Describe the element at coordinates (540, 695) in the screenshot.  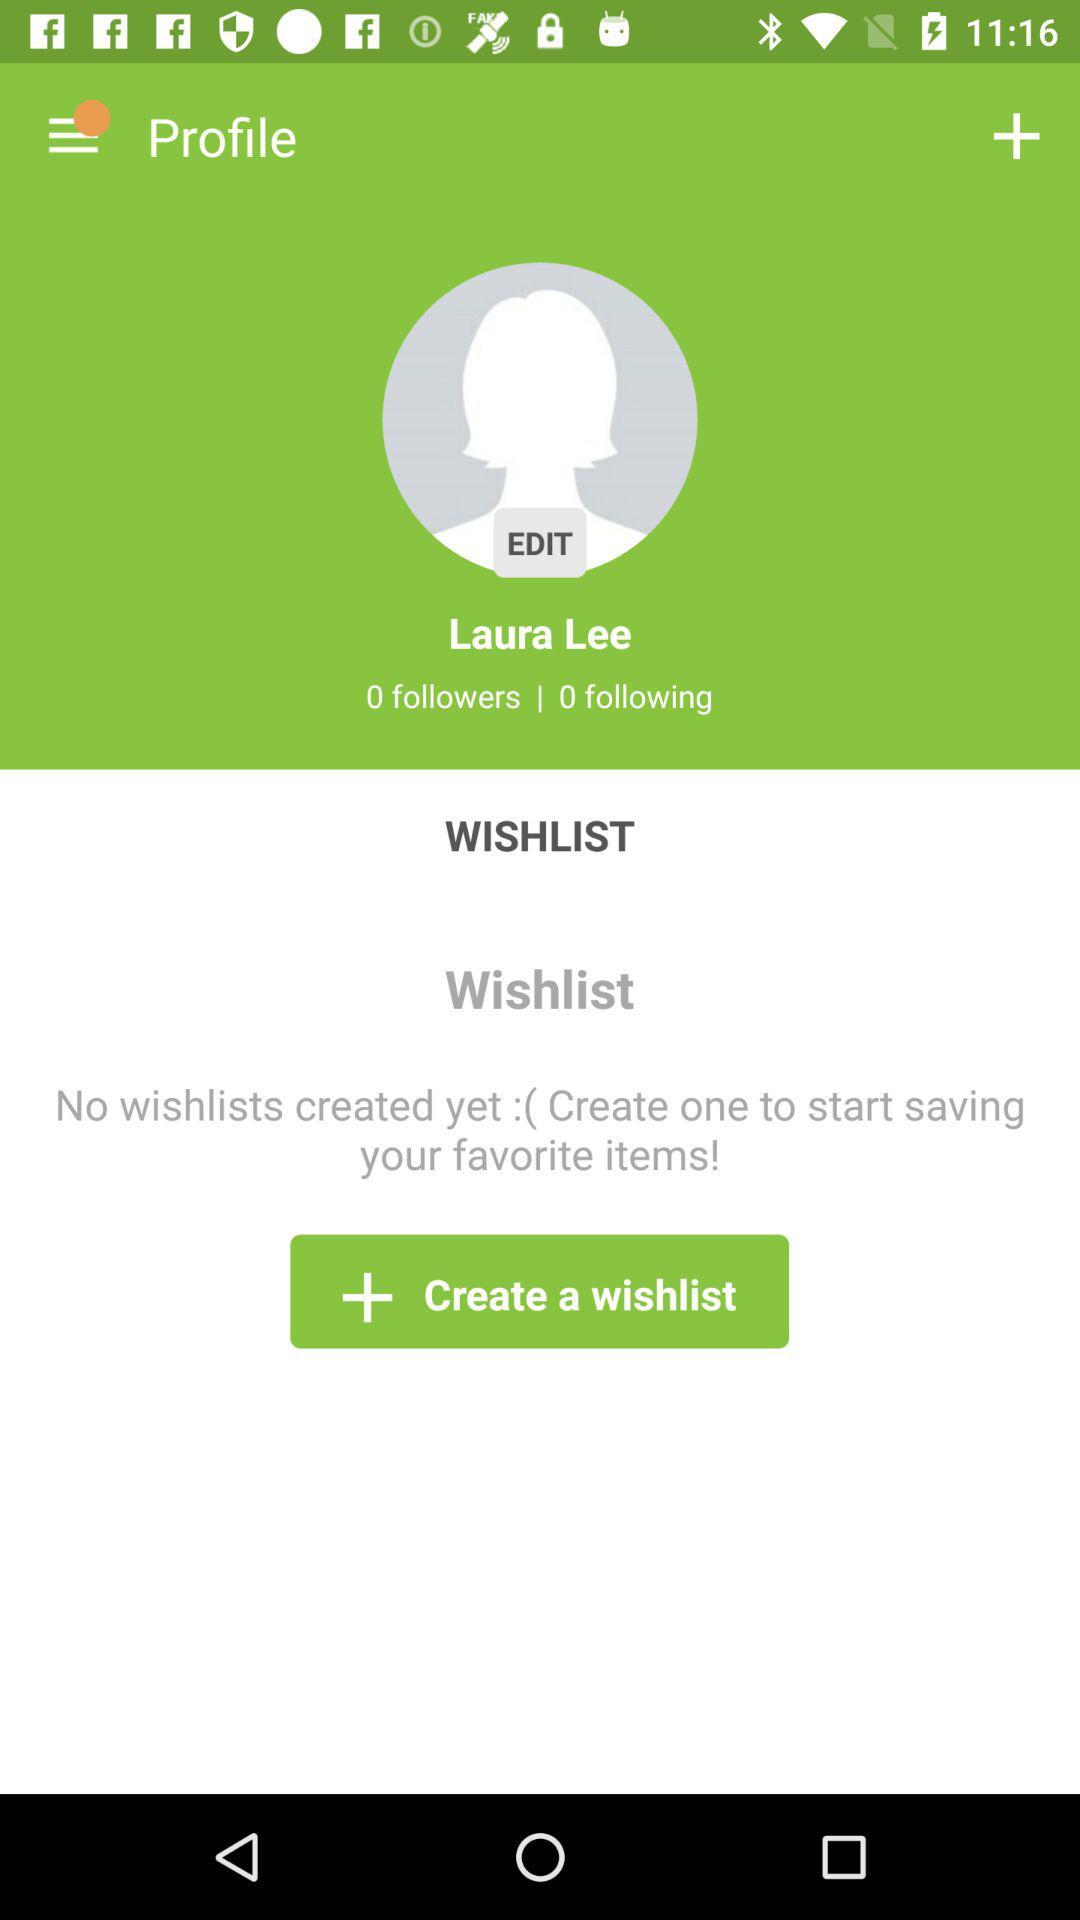
I see `icon below the laura lee item` at that location.